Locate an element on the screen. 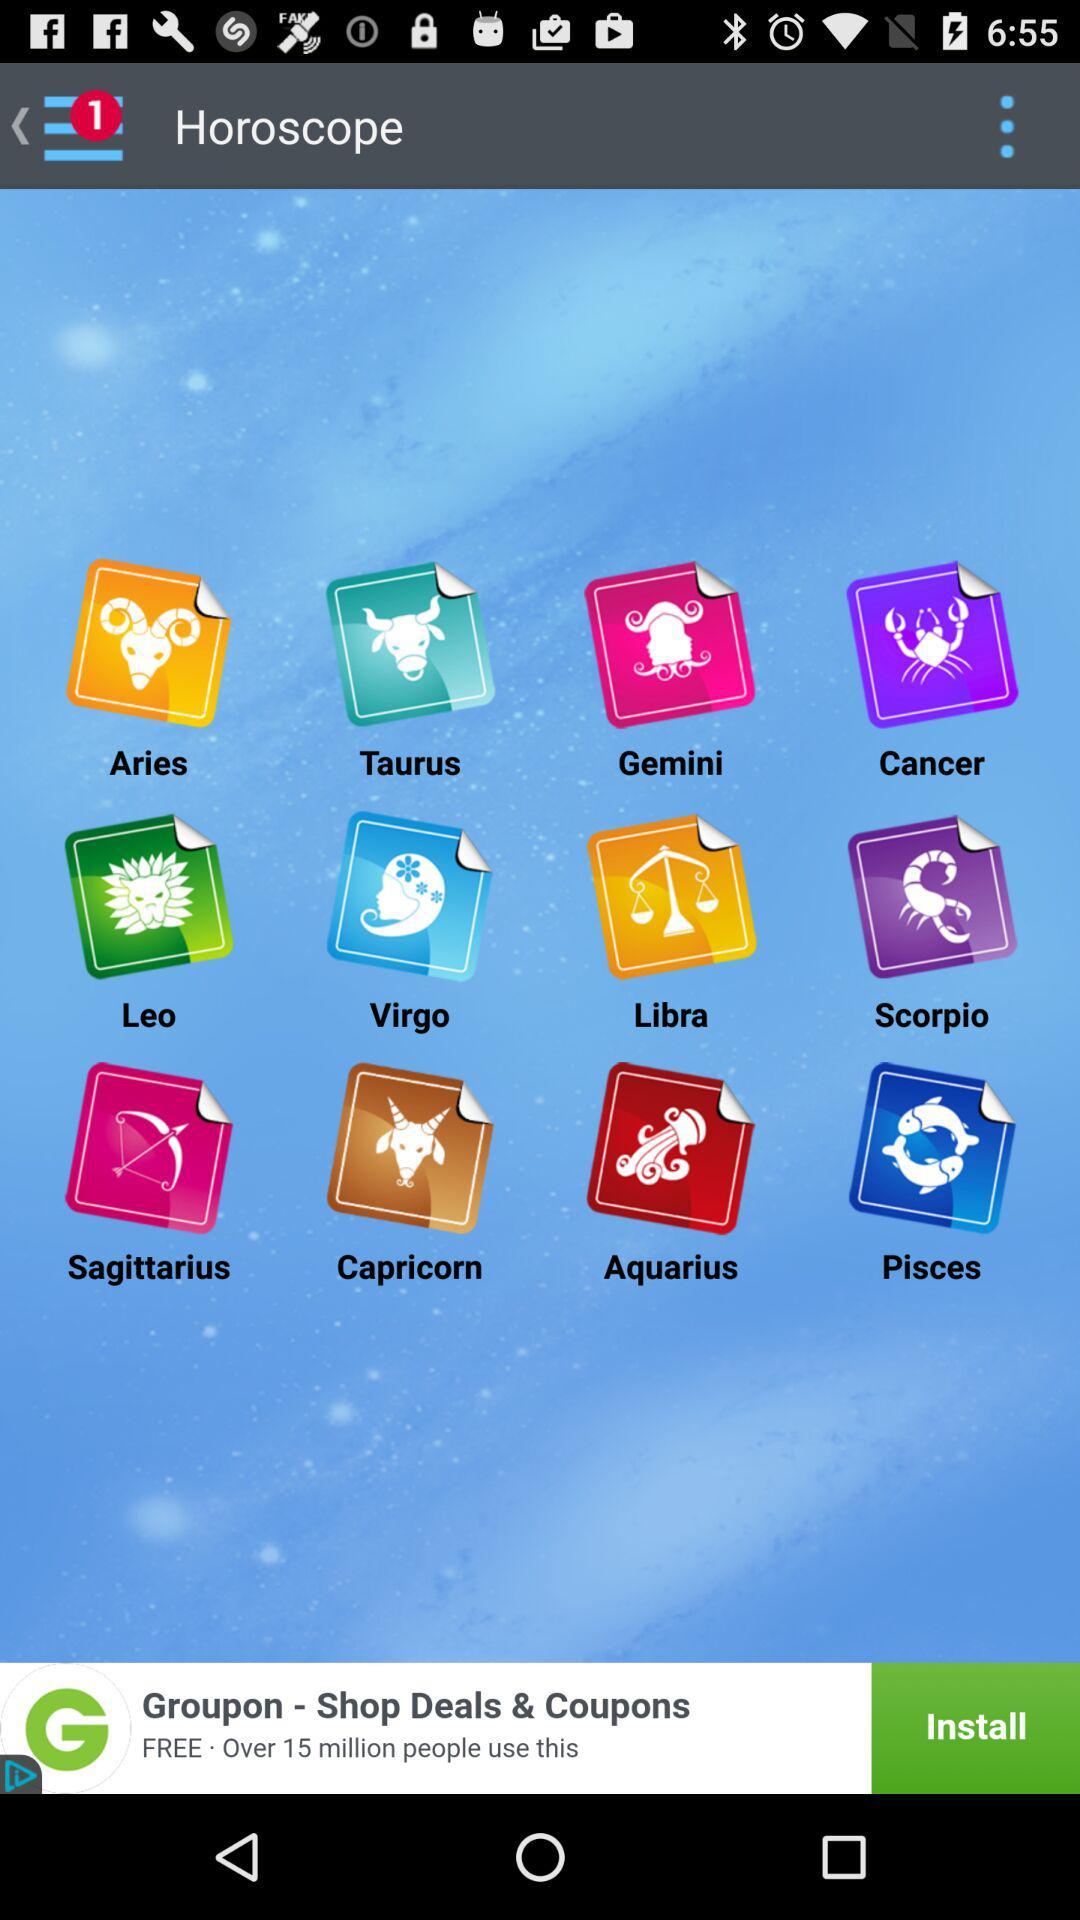 The image size is (1080, 1920). arles is located at coordinates (147, 644).